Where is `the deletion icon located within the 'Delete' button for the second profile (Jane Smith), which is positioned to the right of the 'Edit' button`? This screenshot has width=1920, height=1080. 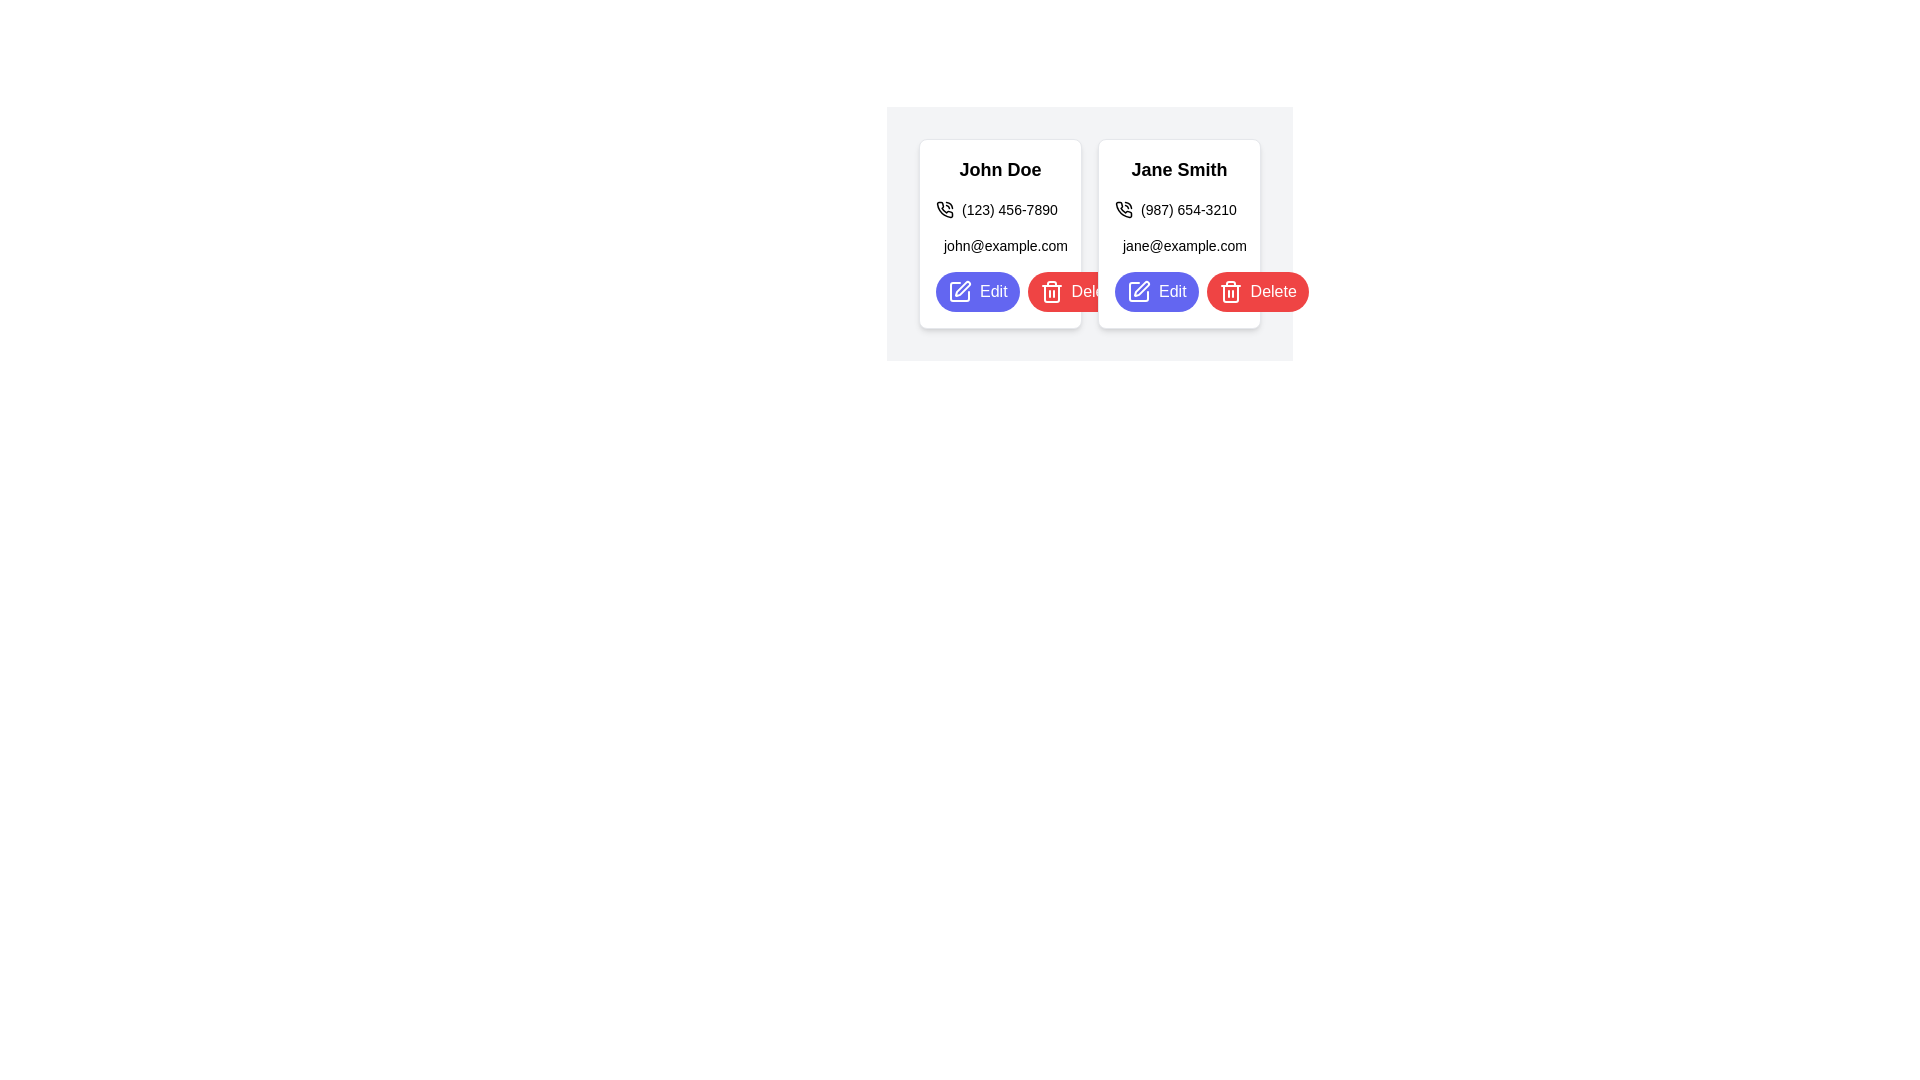
the deletion icon located within the 'Delete' button for the second profile (Jane Smith), which is positioned to the right of the 'Edit' button is located at coordinates (1050, 293).